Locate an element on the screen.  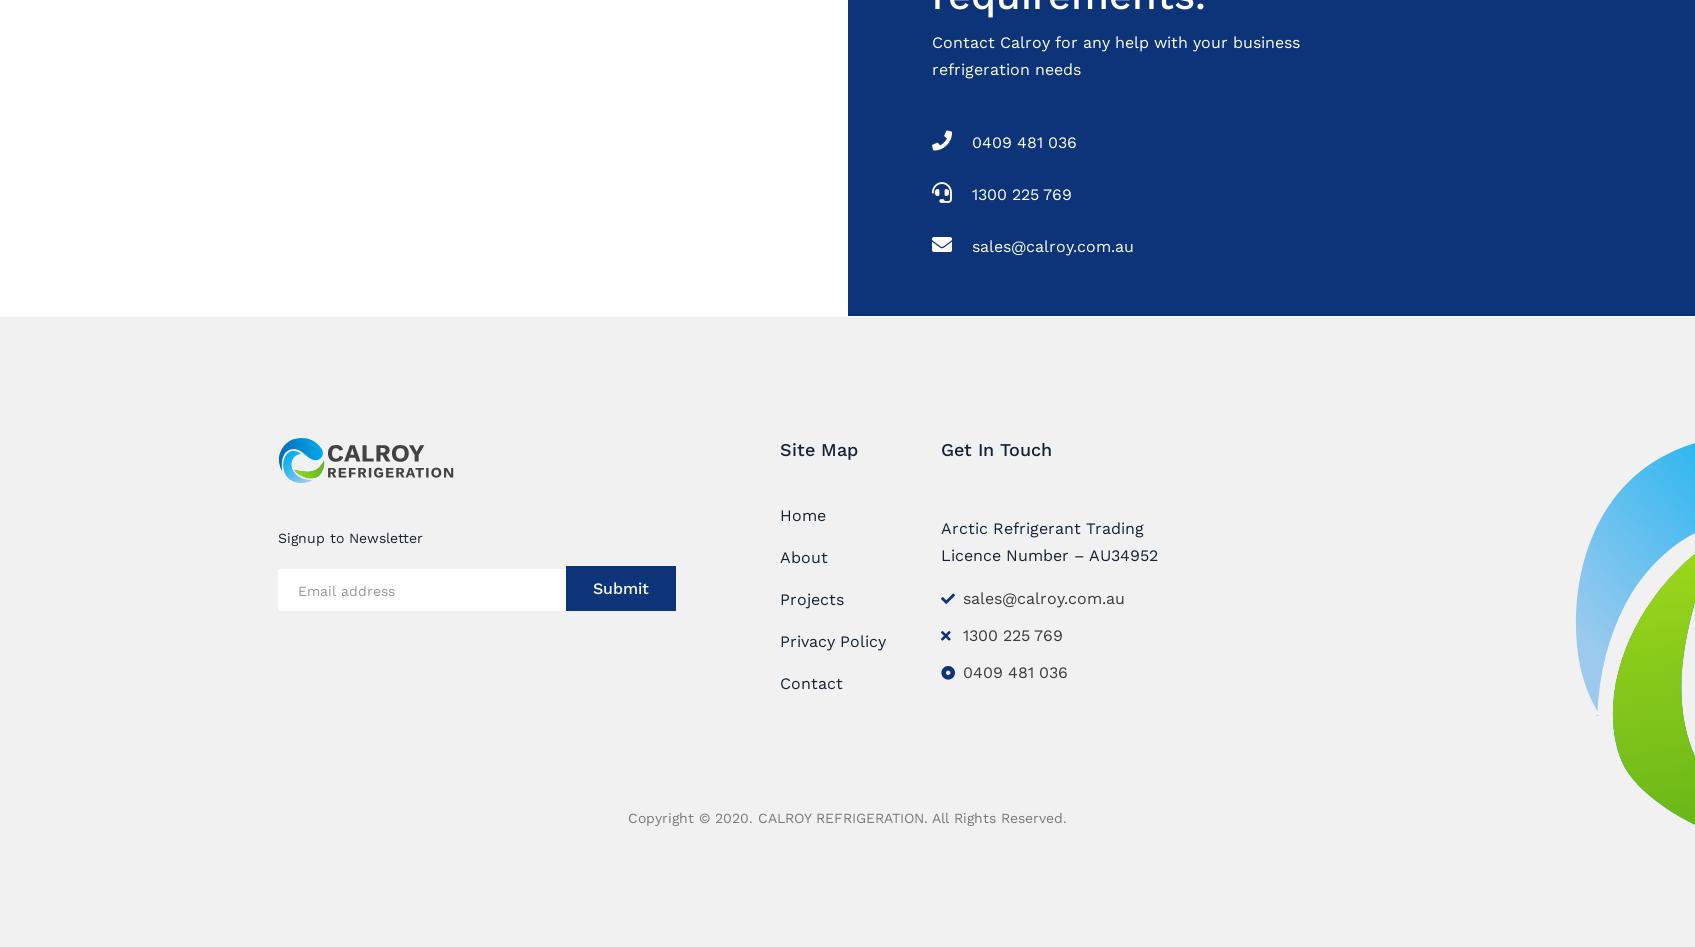
'Get In Touch' is located at coordinates (940, 448).